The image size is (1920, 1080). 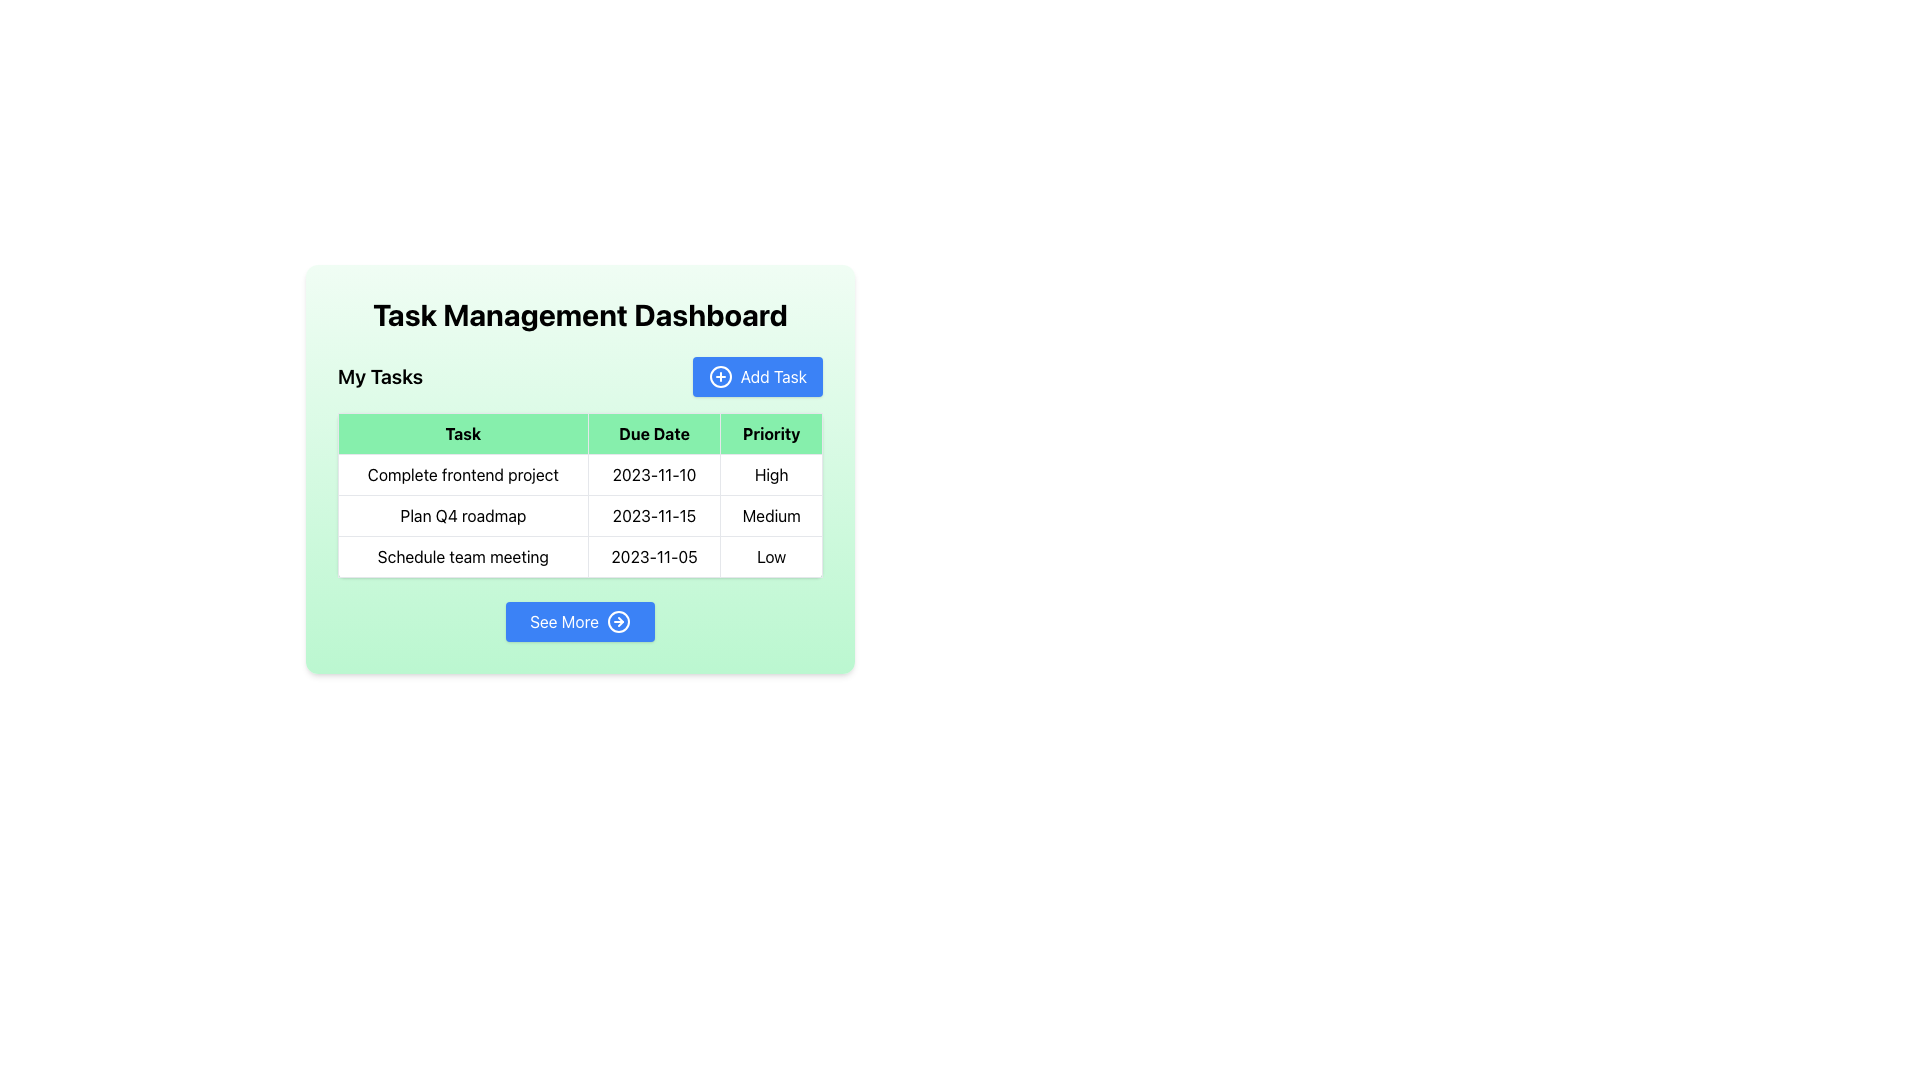 What do you see at coordinates (462, 556) in the screenshot?
I see `task name from the table cell located in the 'Task' column, specifically the cell containing 'Schedule team meeting'` at bounding box center [462, 556].